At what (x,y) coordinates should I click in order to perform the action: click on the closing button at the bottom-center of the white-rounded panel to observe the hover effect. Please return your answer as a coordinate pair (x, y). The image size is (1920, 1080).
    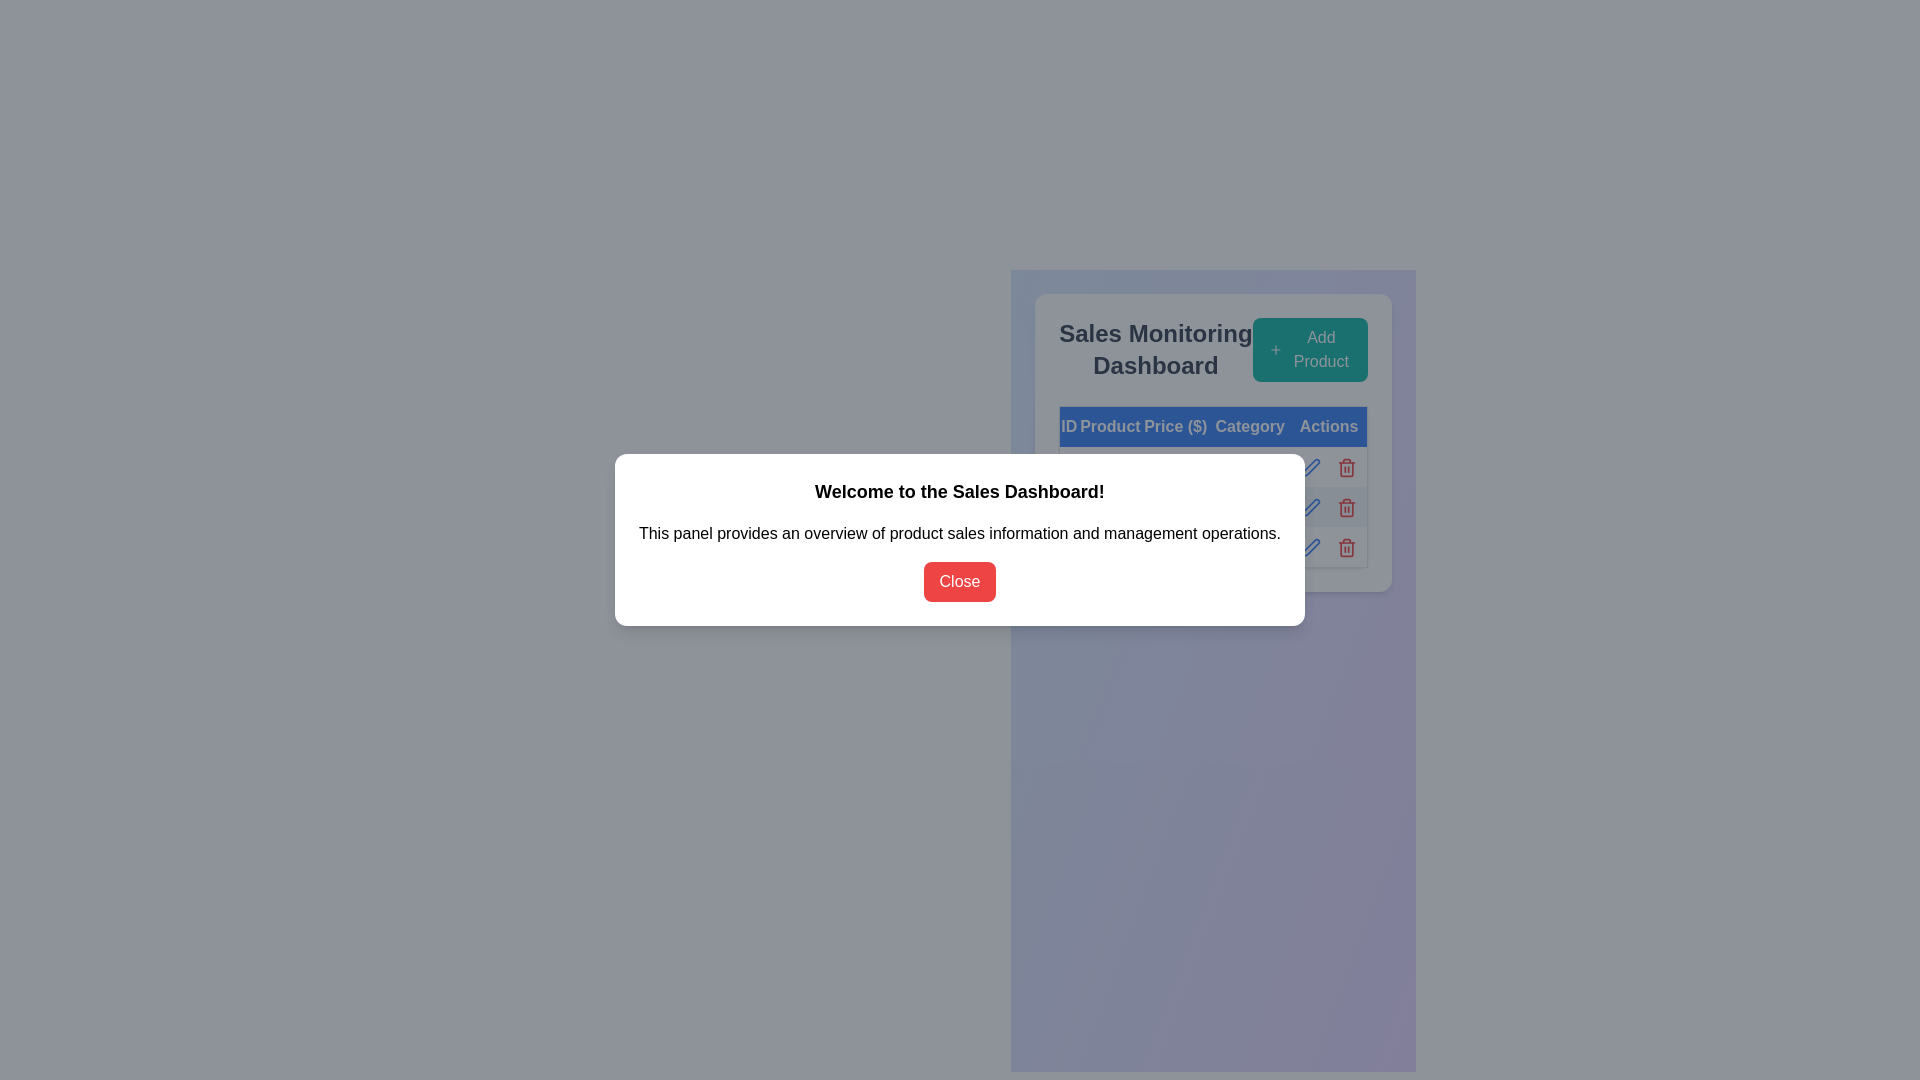
    Looking at the image, I should click on (960, 582).